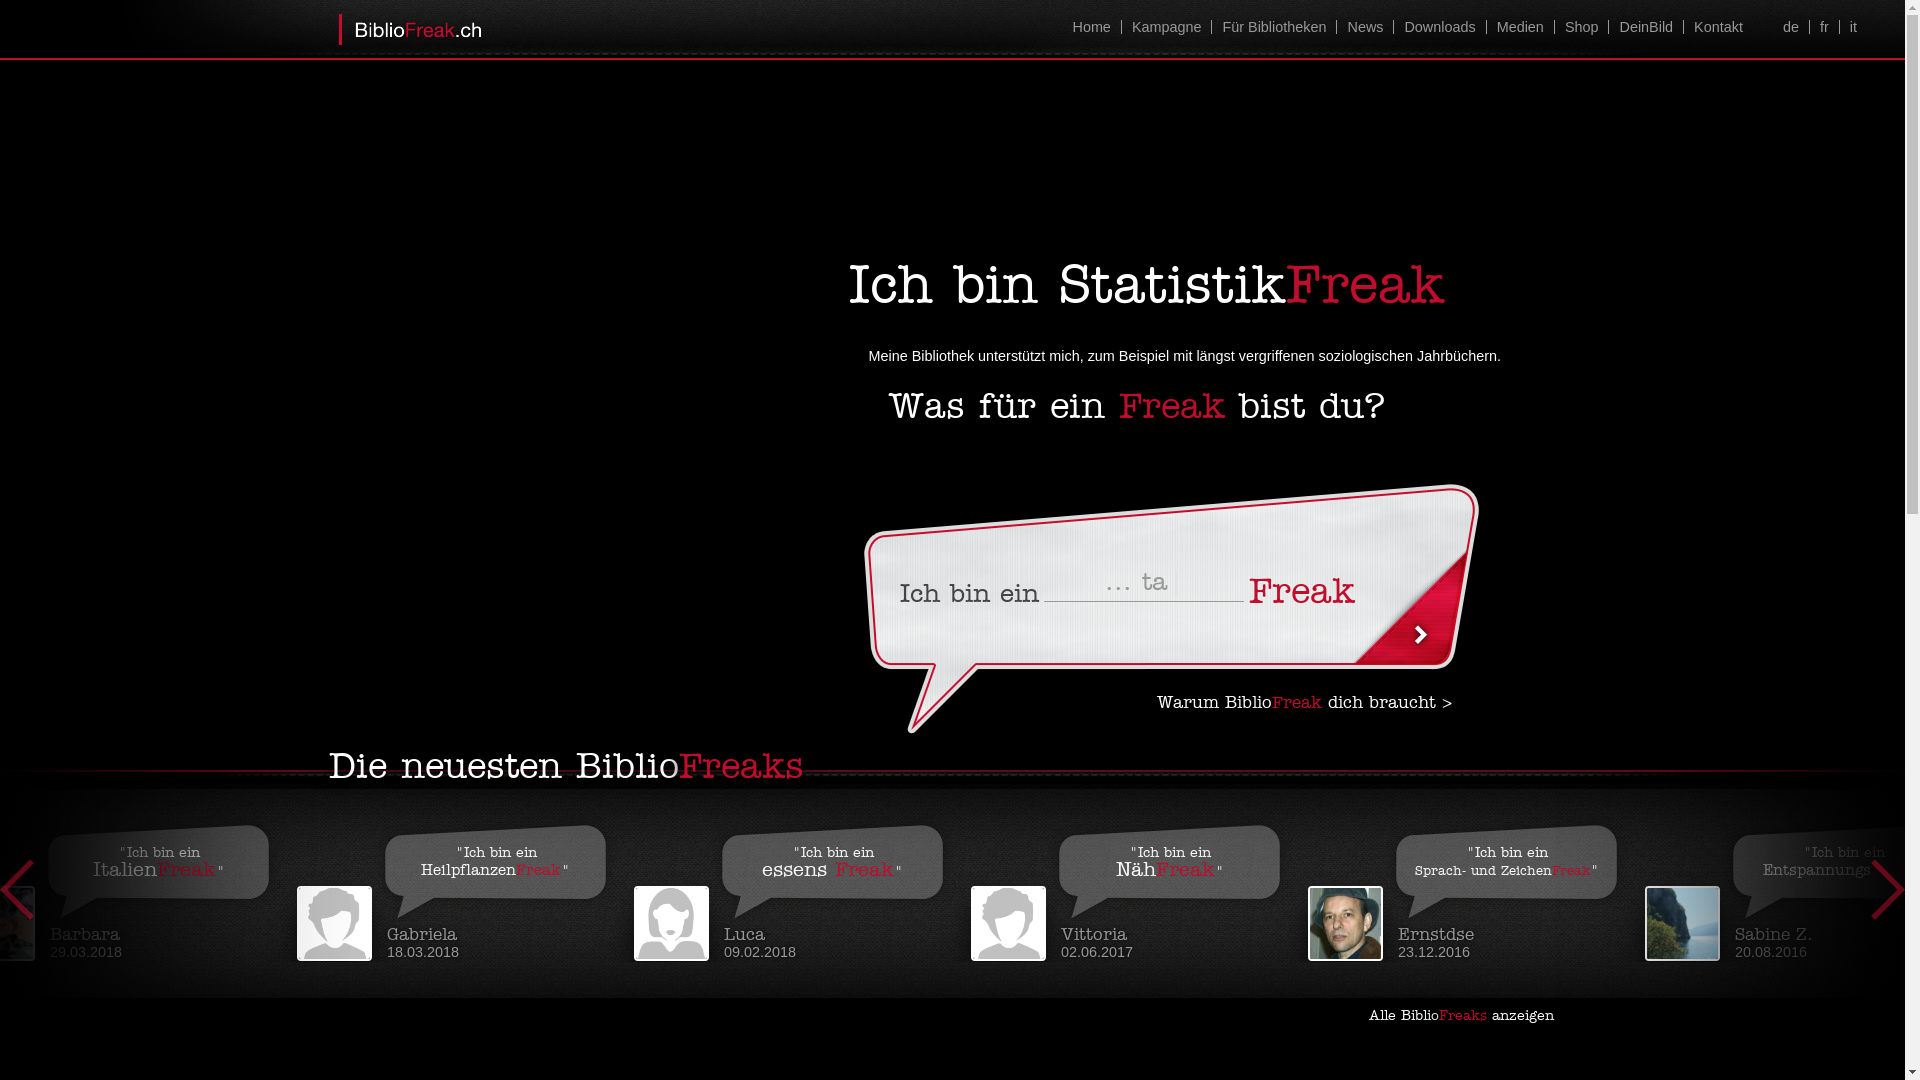  I want to click on 'Alle BiblioFreaks anzeigen', so click(1468, 1015).